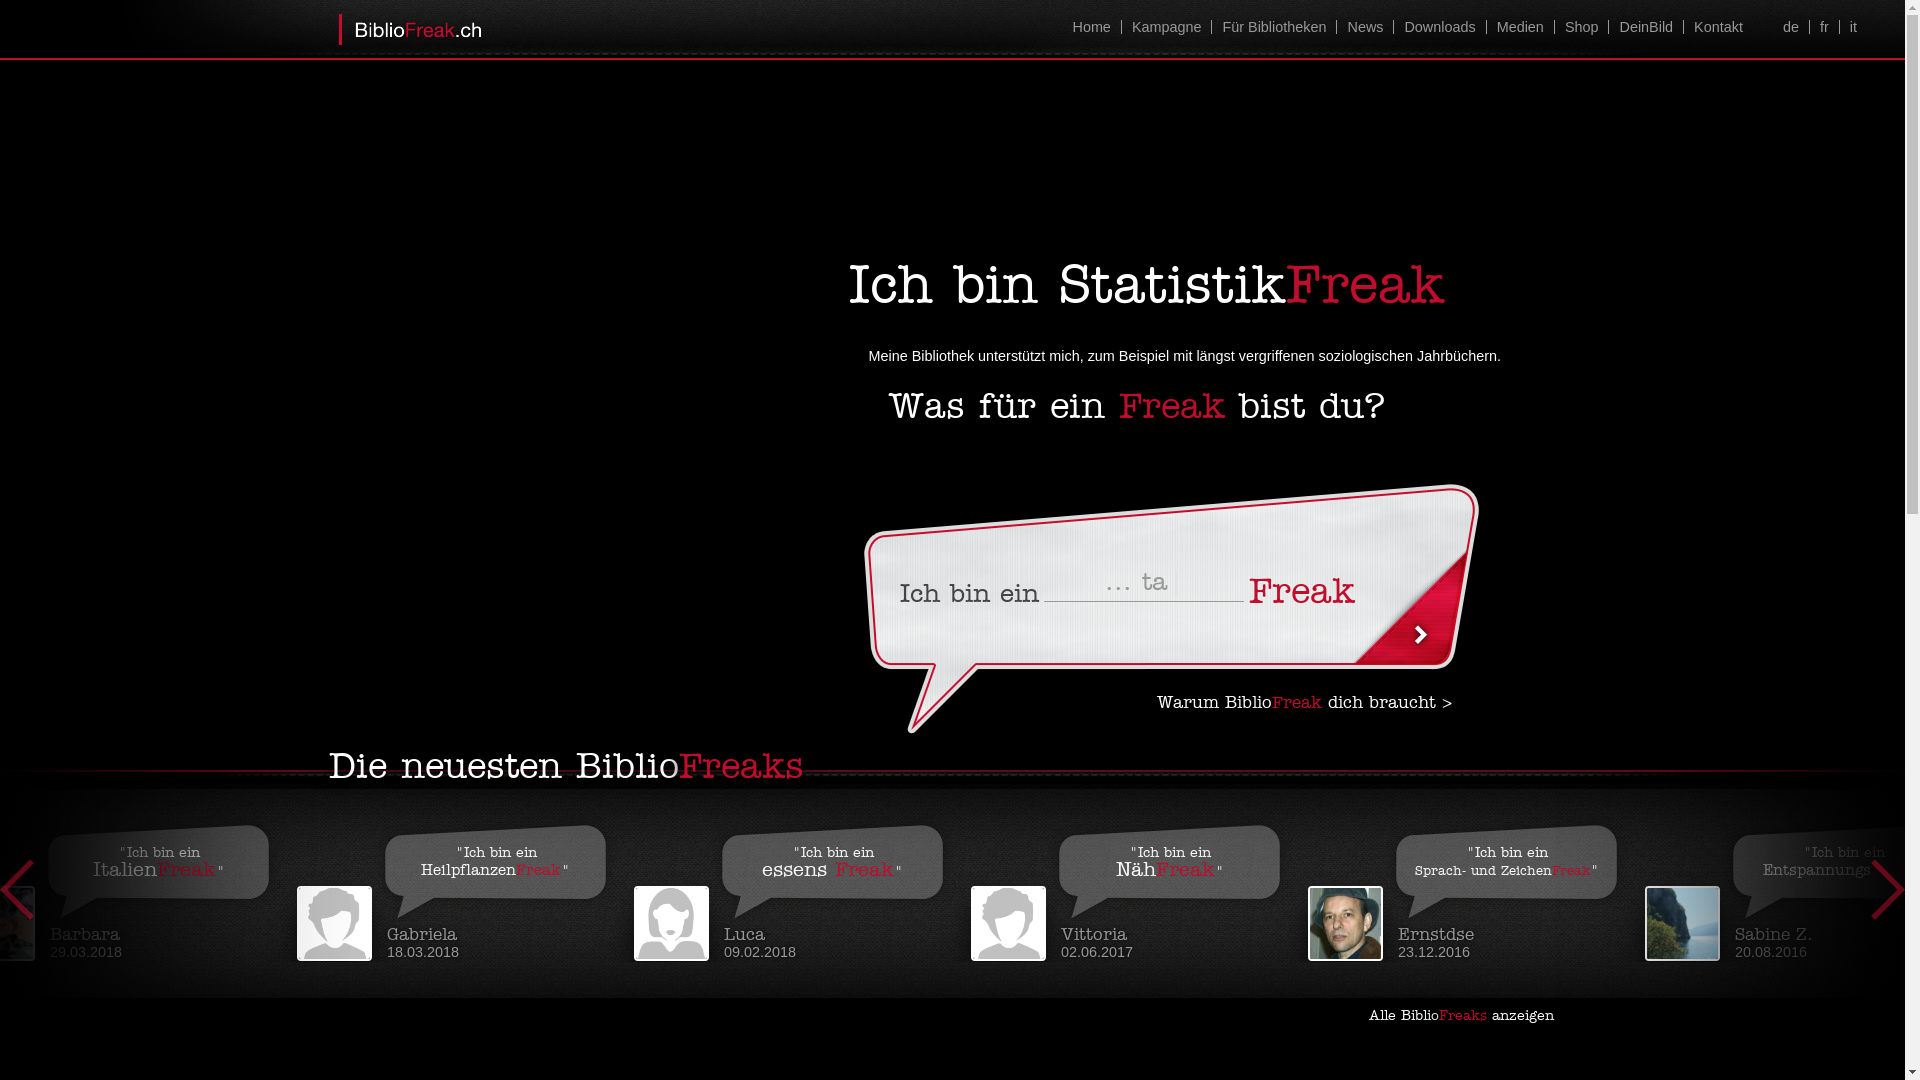  I want to click on 'Alle BiblioFreaks anzeigen', so click(1468, 1015).